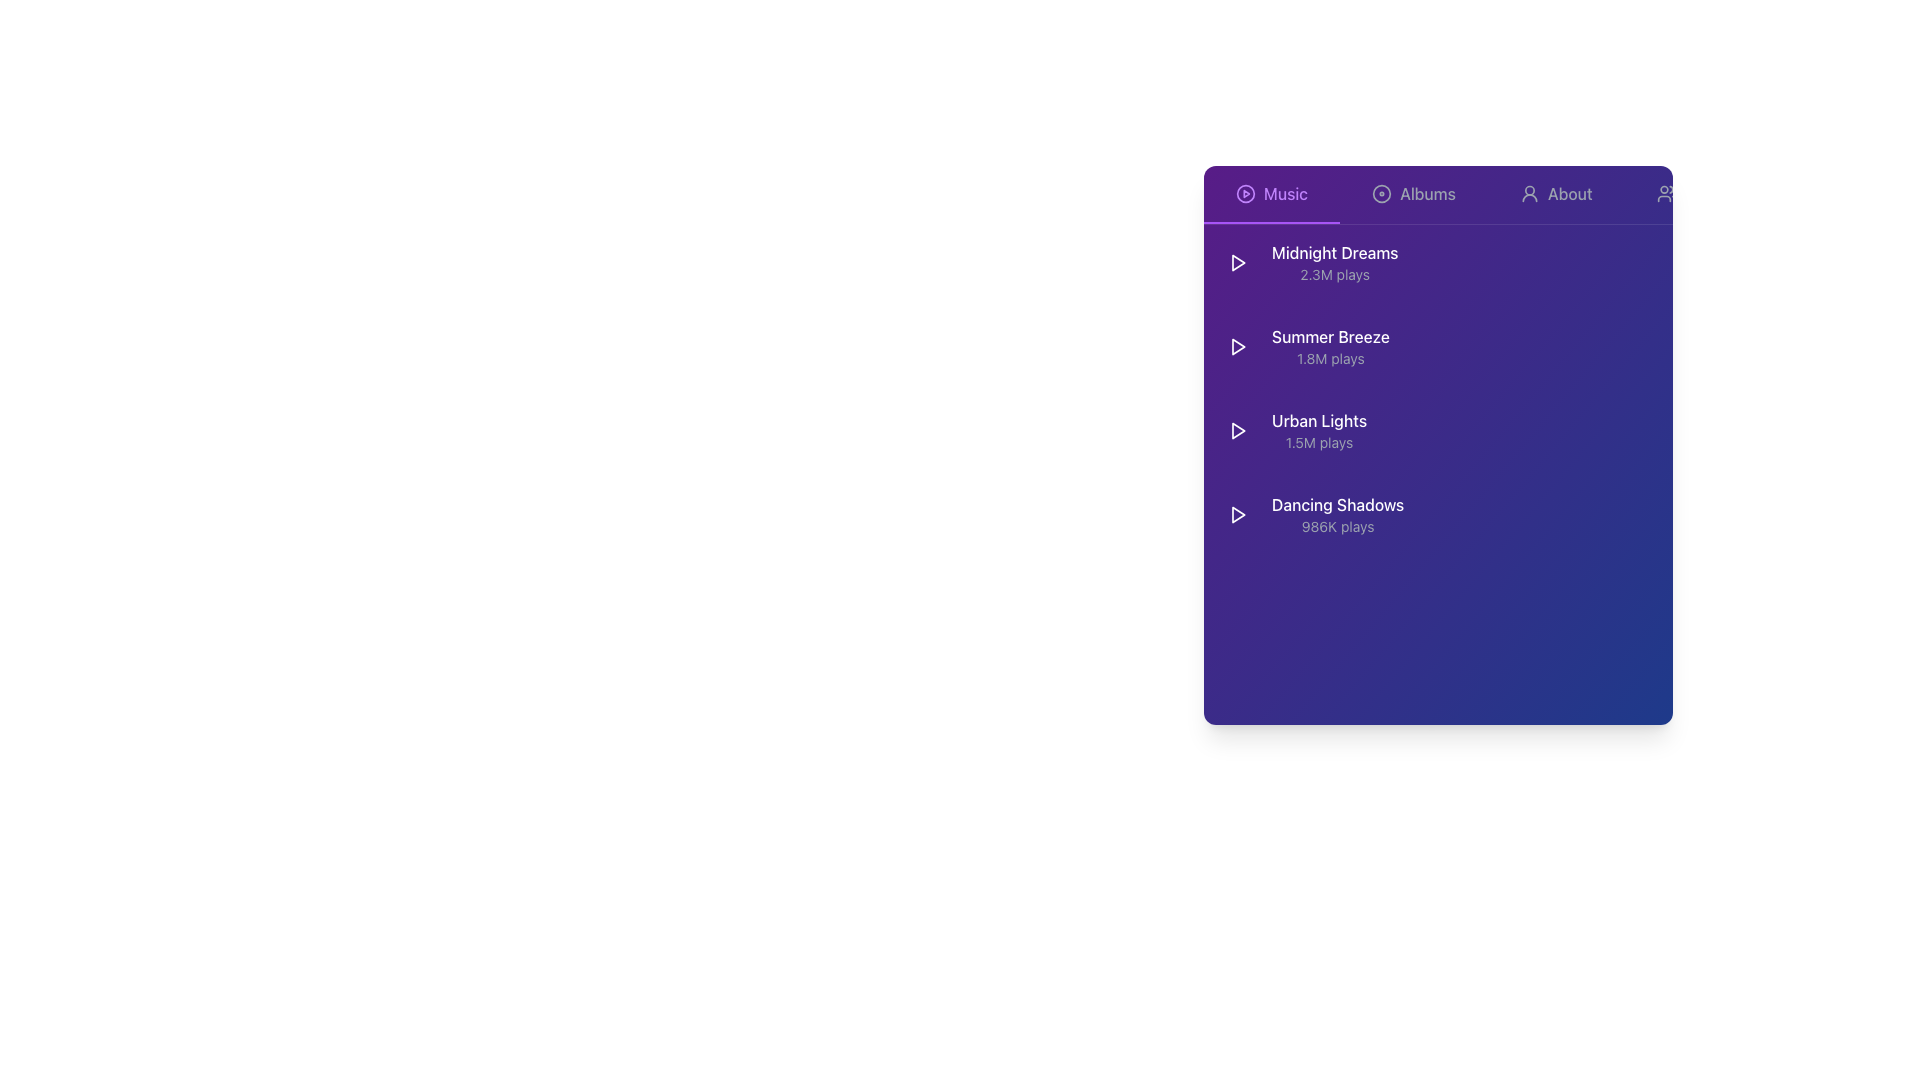 The width and height of the screenshot is (1920, 1080). Describe the element at coordinates (1335, 274) in the screenshot. I see `the text label providing information about the number of plays for 'Midnight Dreams', which is located directly below its title` at that location.